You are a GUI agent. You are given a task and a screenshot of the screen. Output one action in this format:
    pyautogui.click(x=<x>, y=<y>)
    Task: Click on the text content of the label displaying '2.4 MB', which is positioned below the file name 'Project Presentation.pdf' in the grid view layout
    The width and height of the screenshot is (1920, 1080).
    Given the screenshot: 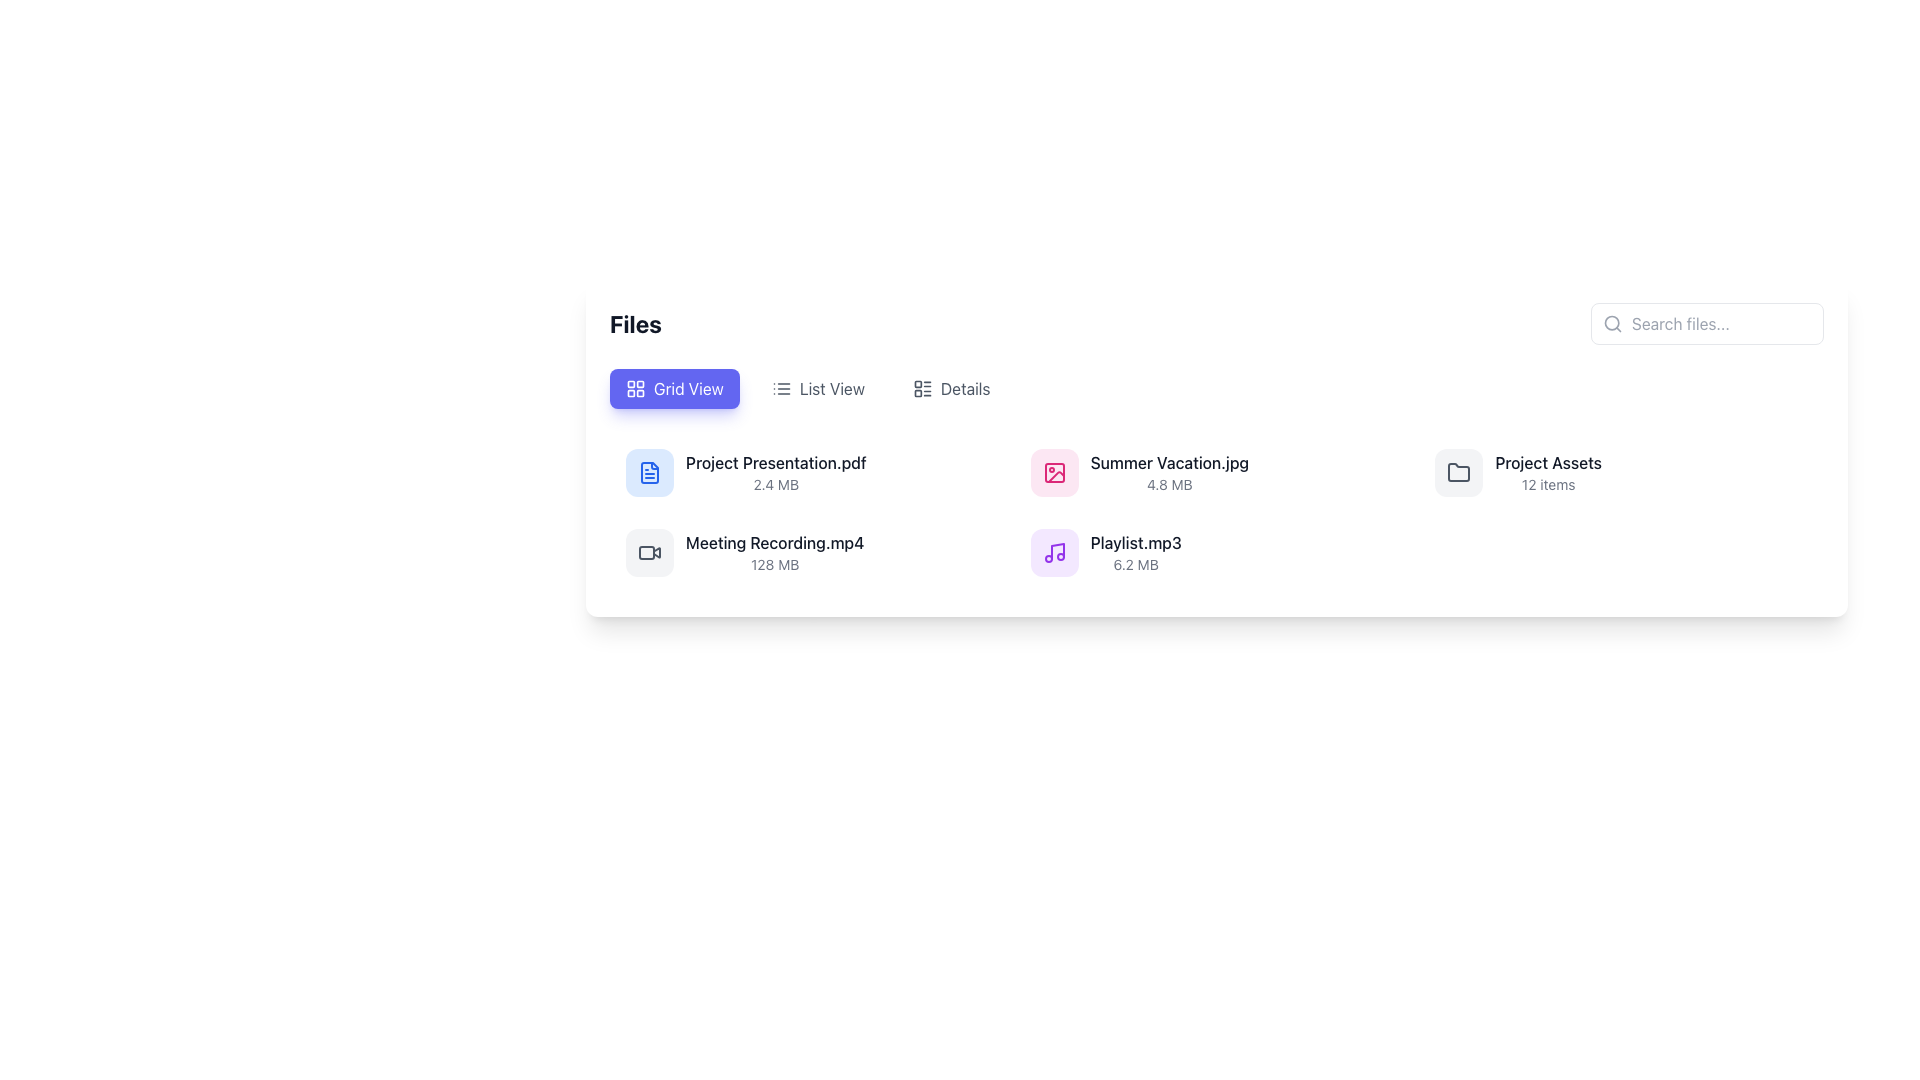 What is the action you would take?
    pyautogui.click(x=775, y=485)
    